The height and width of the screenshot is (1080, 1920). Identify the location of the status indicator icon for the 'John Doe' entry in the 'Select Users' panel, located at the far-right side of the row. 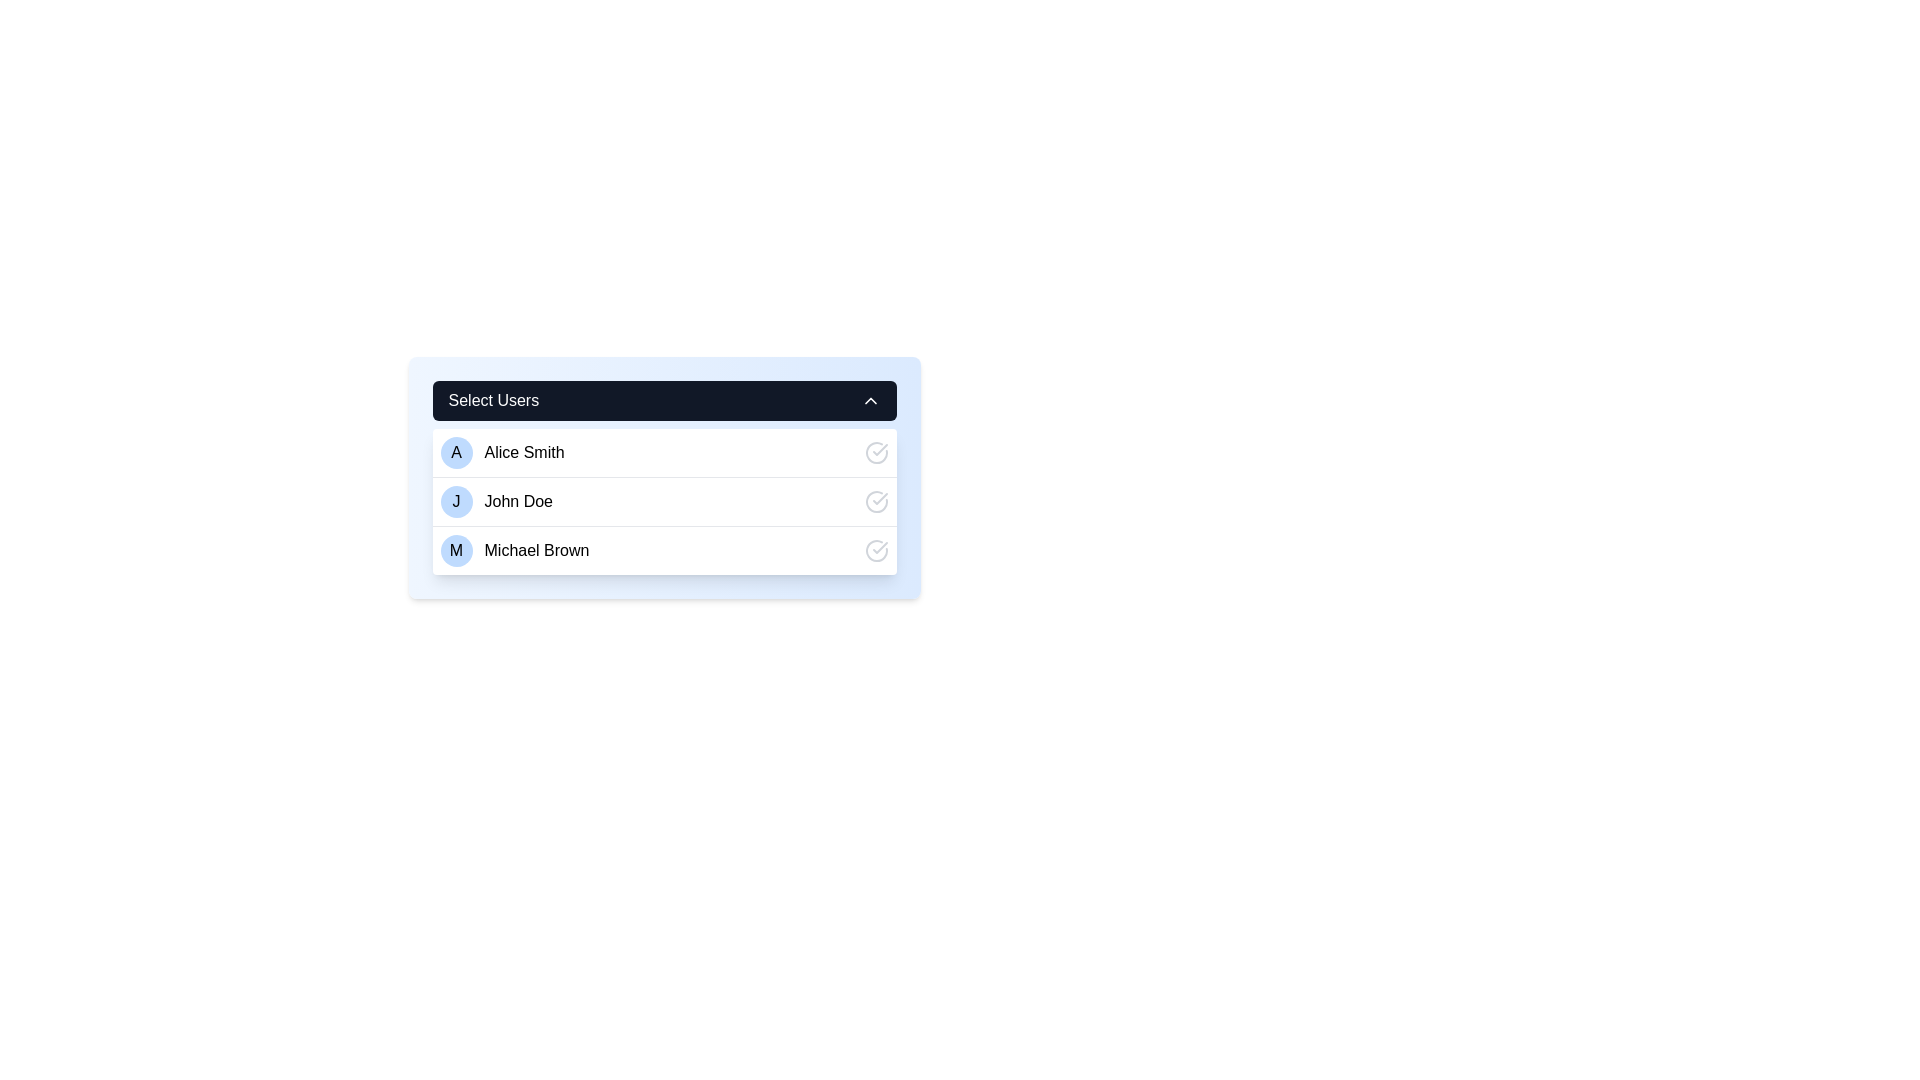
(876, 500).